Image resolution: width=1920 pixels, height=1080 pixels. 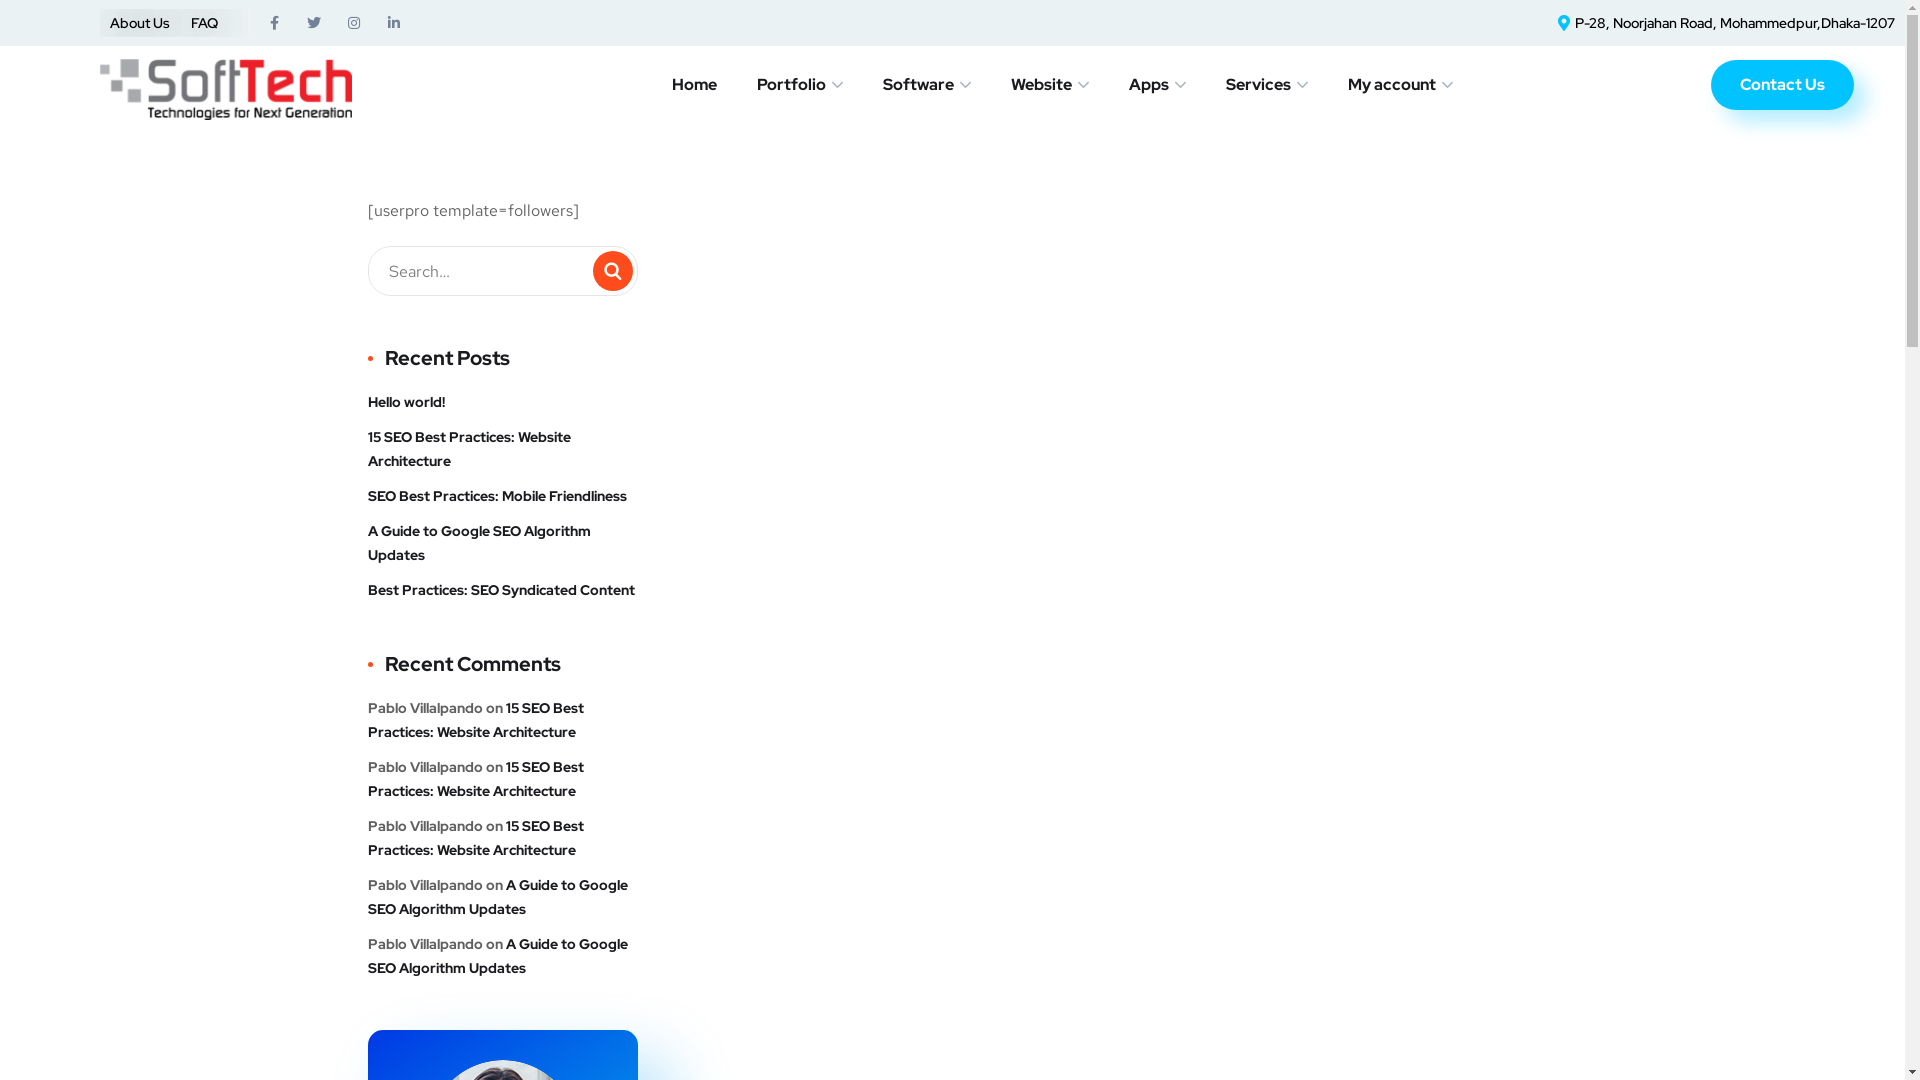 What do you see at coordinates (925, 83) in the screenshot?
I see `'Software'` at bounding box center [925, 83].